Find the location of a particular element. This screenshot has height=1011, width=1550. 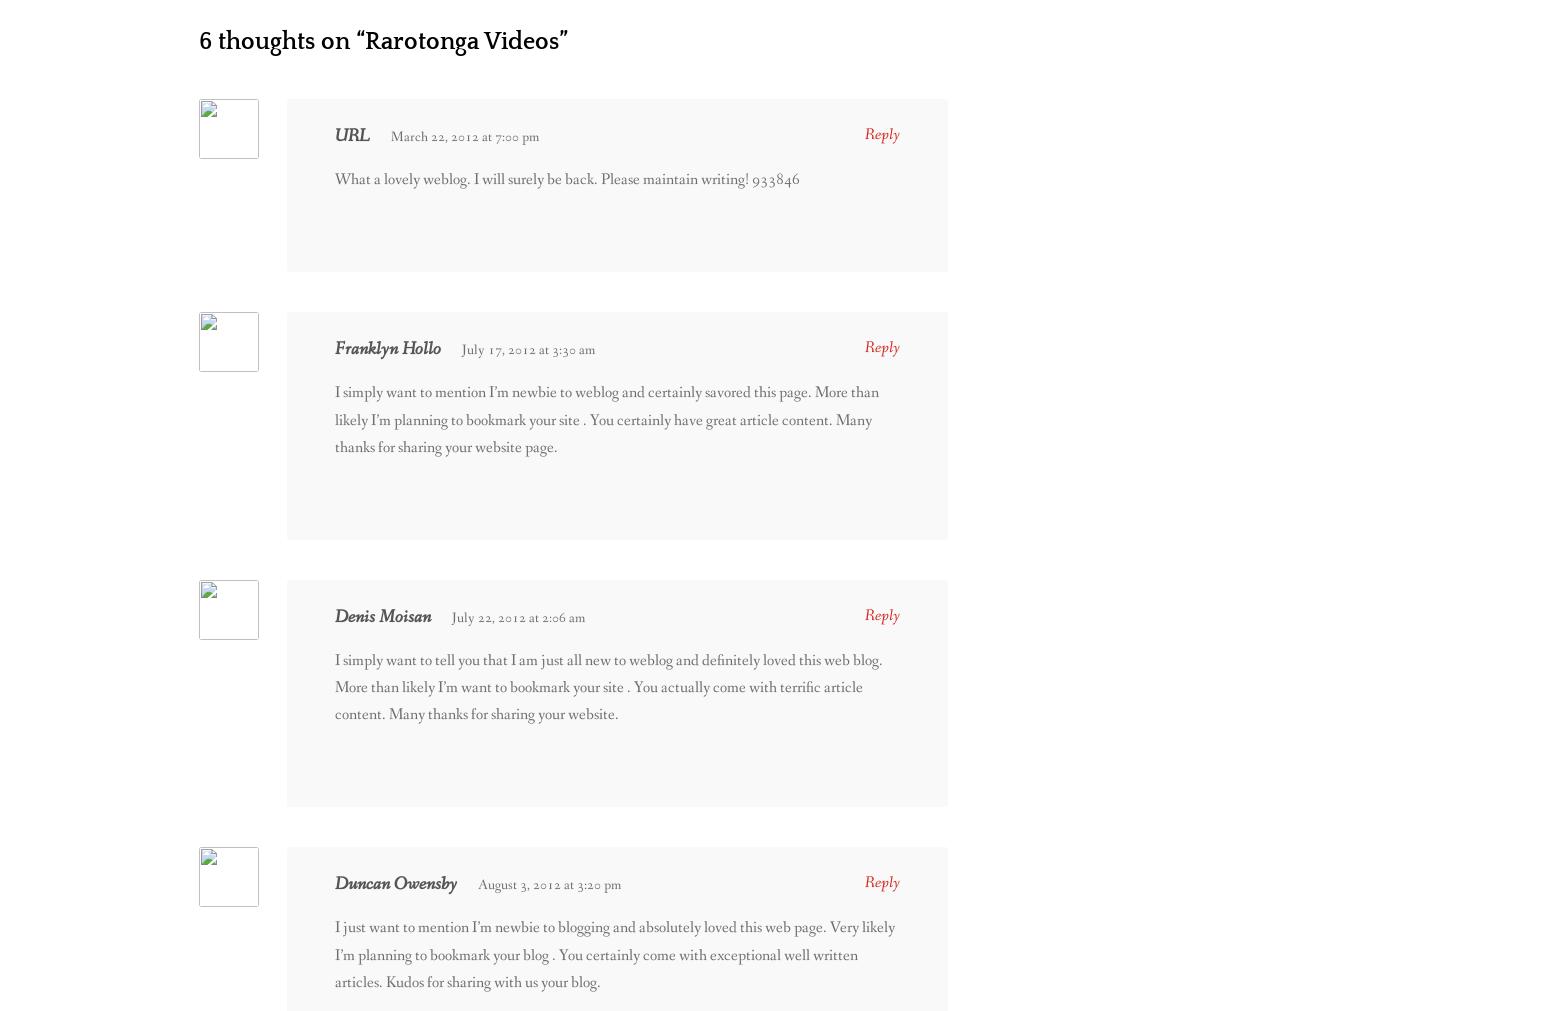

'I simply want to tell you that I am just all new to weblog and definitely loved this web blog. More than likely I’m want to bookmark your site . You actually come with terrific article content. Many thanks for sharing your website.' is located at coordinates (608, 685).